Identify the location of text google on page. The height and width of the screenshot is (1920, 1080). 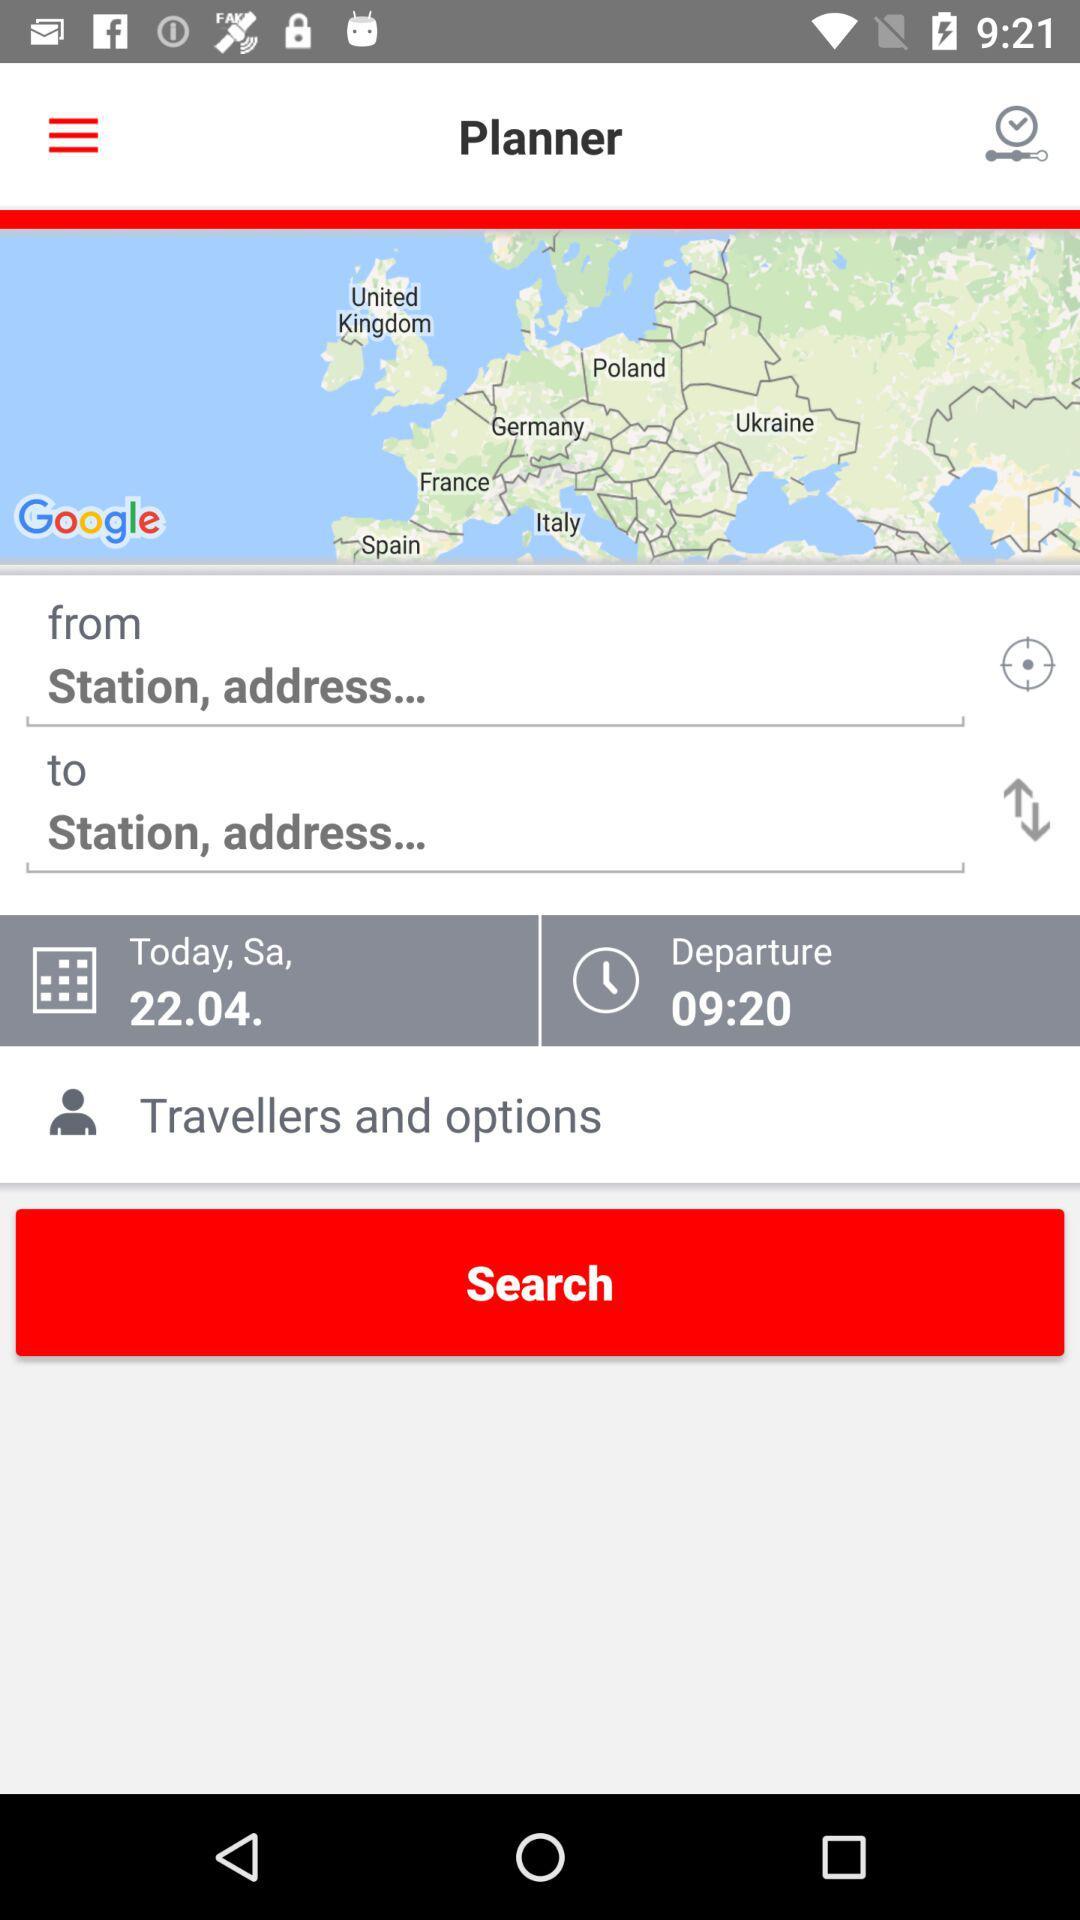
(92, 522).